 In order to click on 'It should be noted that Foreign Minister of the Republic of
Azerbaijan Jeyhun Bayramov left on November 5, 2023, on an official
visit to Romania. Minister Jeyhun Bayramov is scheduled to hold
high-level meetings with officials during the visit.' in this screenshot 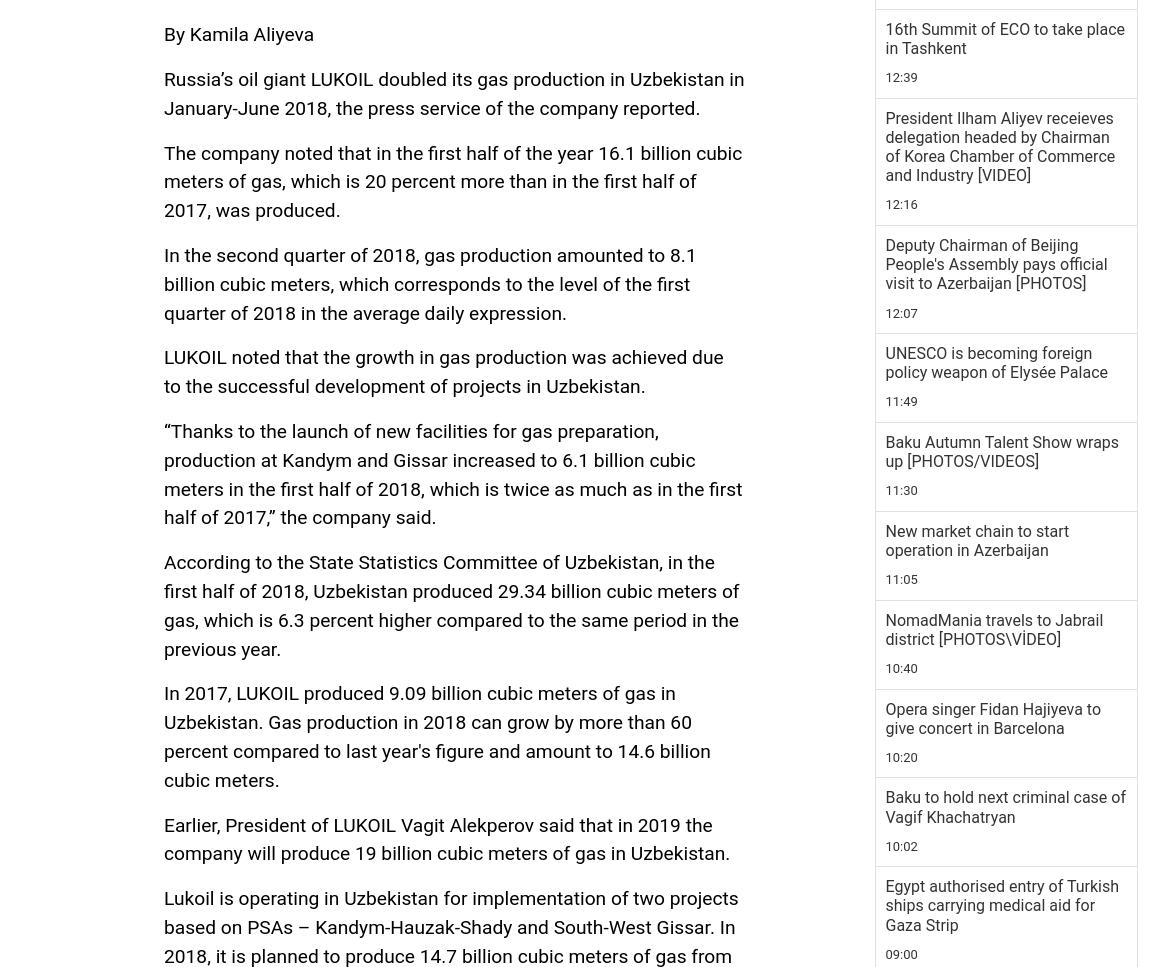, I will do `click(447, 292)`.